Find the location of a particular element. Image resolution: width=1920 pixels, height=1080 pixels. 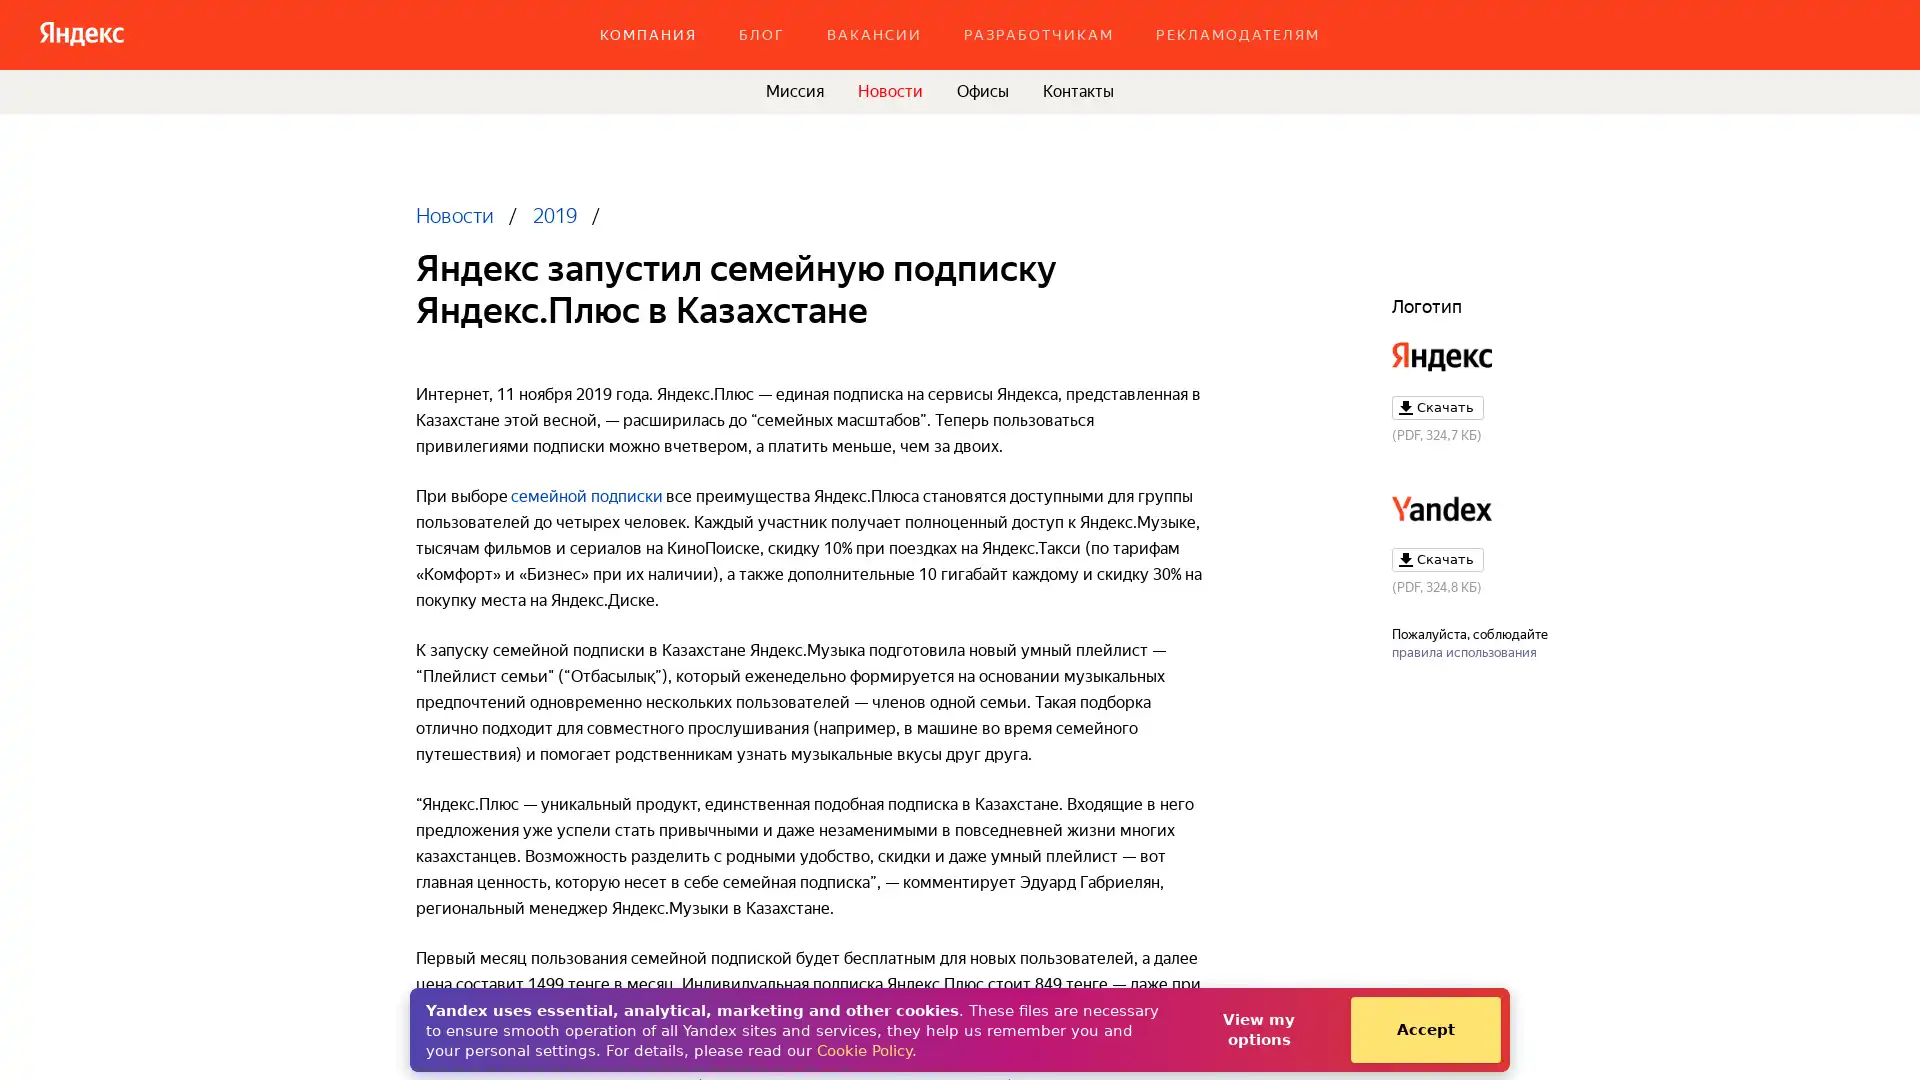

View my options is located at coordinates (1257, 1029).